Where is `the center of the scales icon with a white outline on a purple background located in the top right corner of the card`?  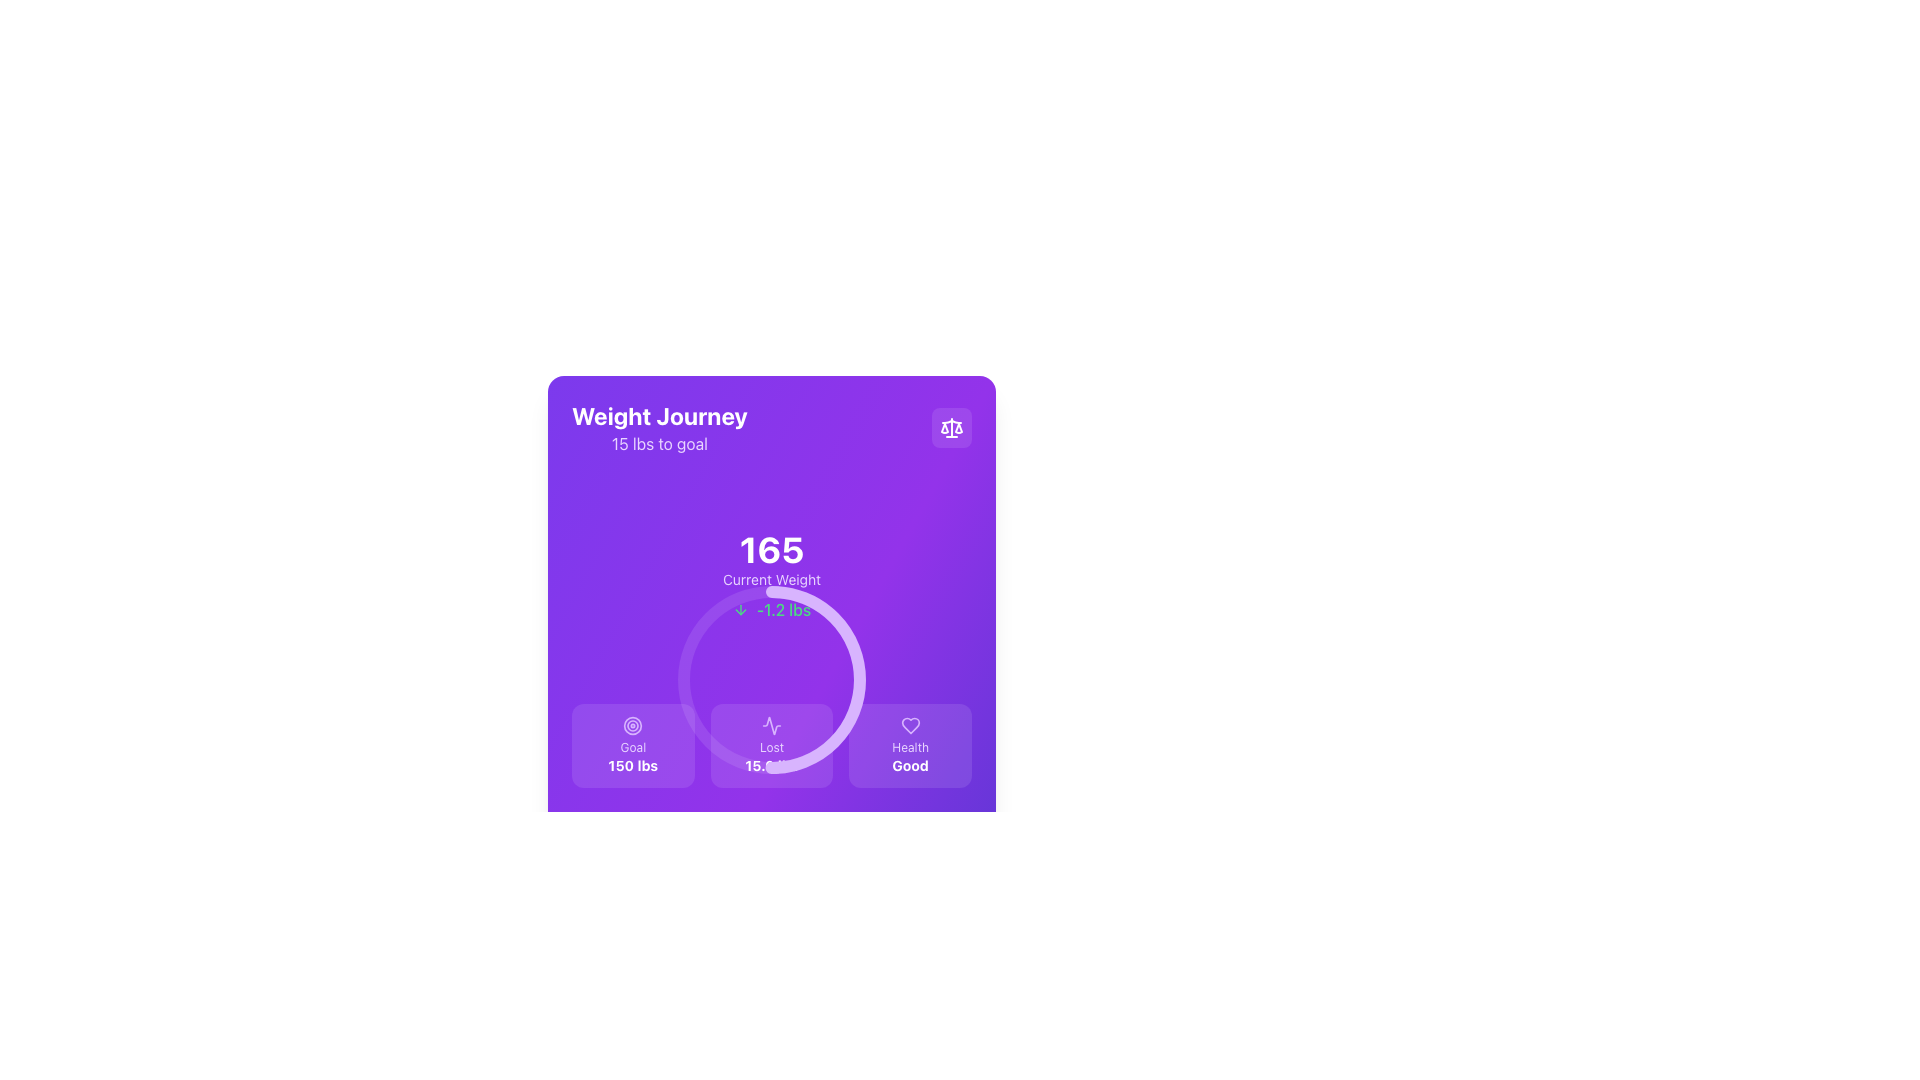 the center of the scales icon with a white outline on a purple background located in the top right corner of the card is located at coordinates (950, 427).